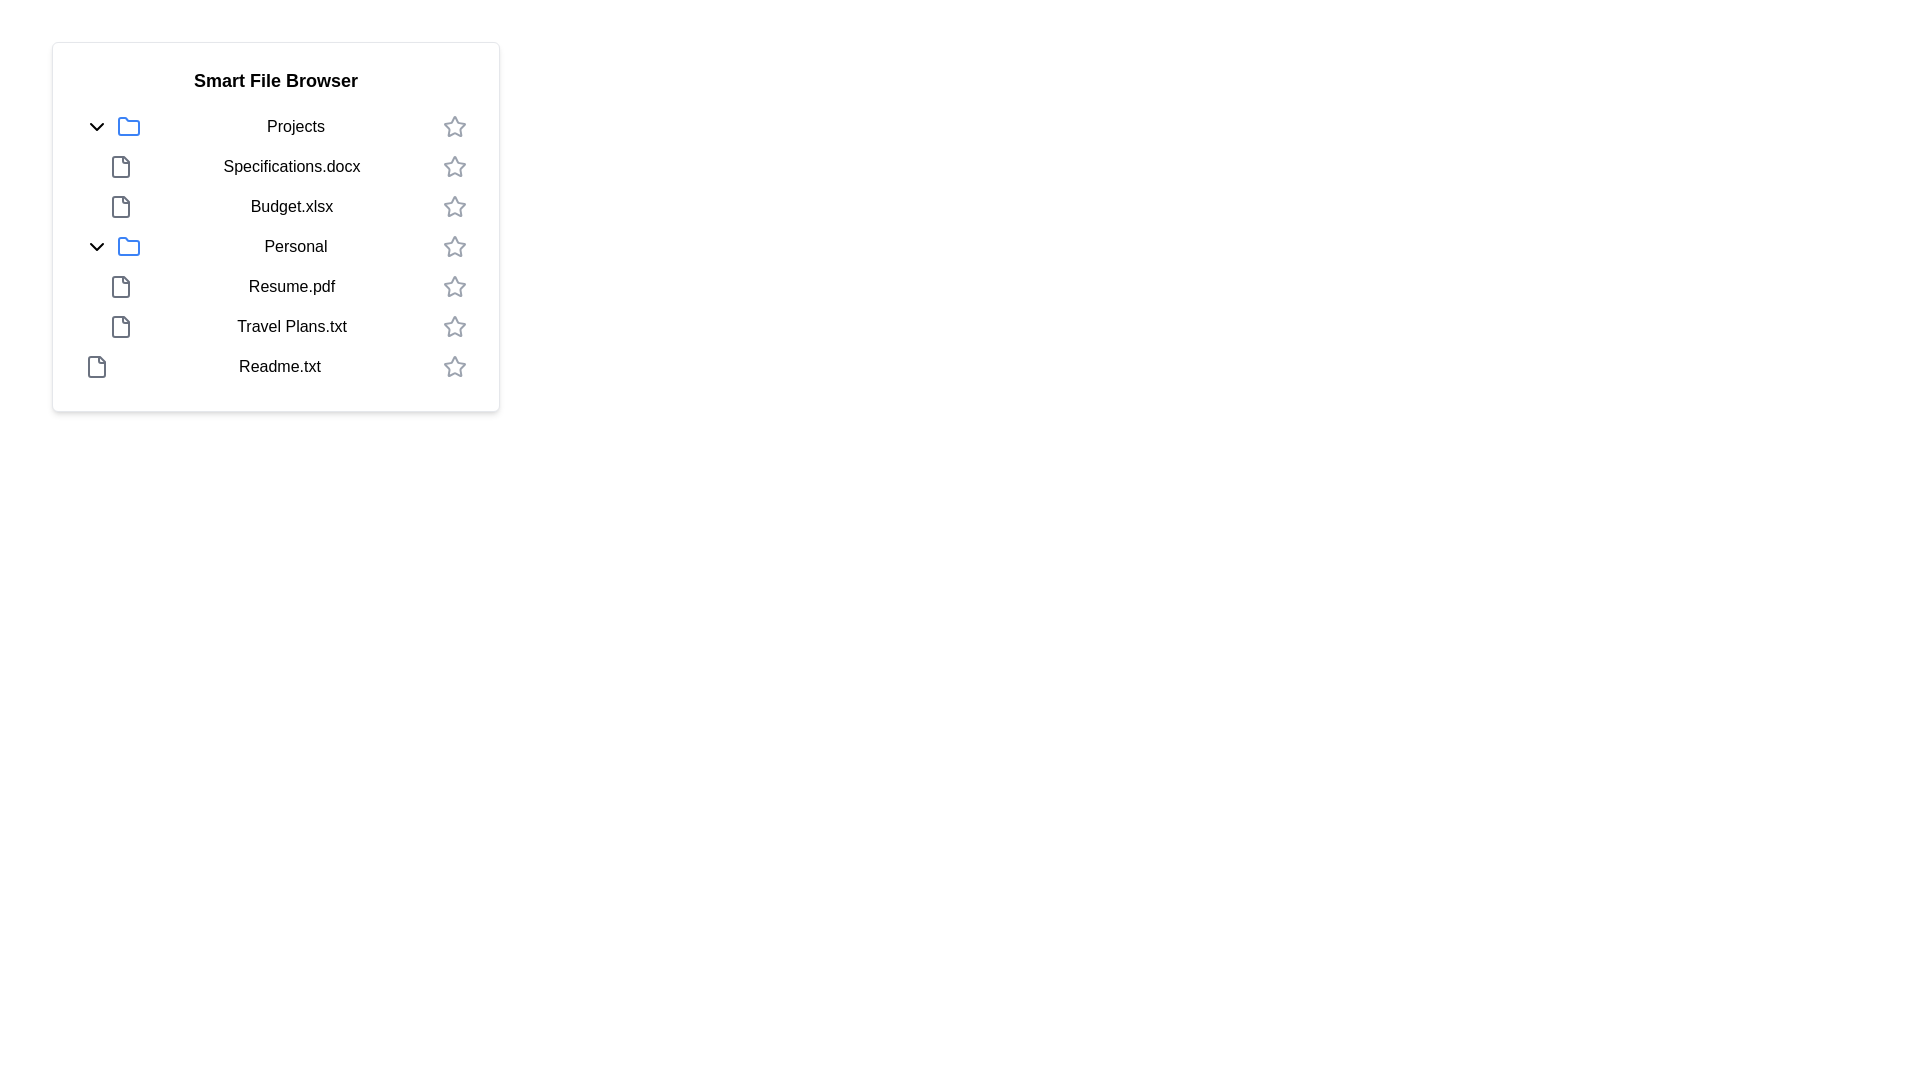 This screenshot has height=1080, width=1920. Describe the element at coordinates (291, 207) in the screenshot. I see `the text label for the file named 'Budget.xlsx'` at that location.